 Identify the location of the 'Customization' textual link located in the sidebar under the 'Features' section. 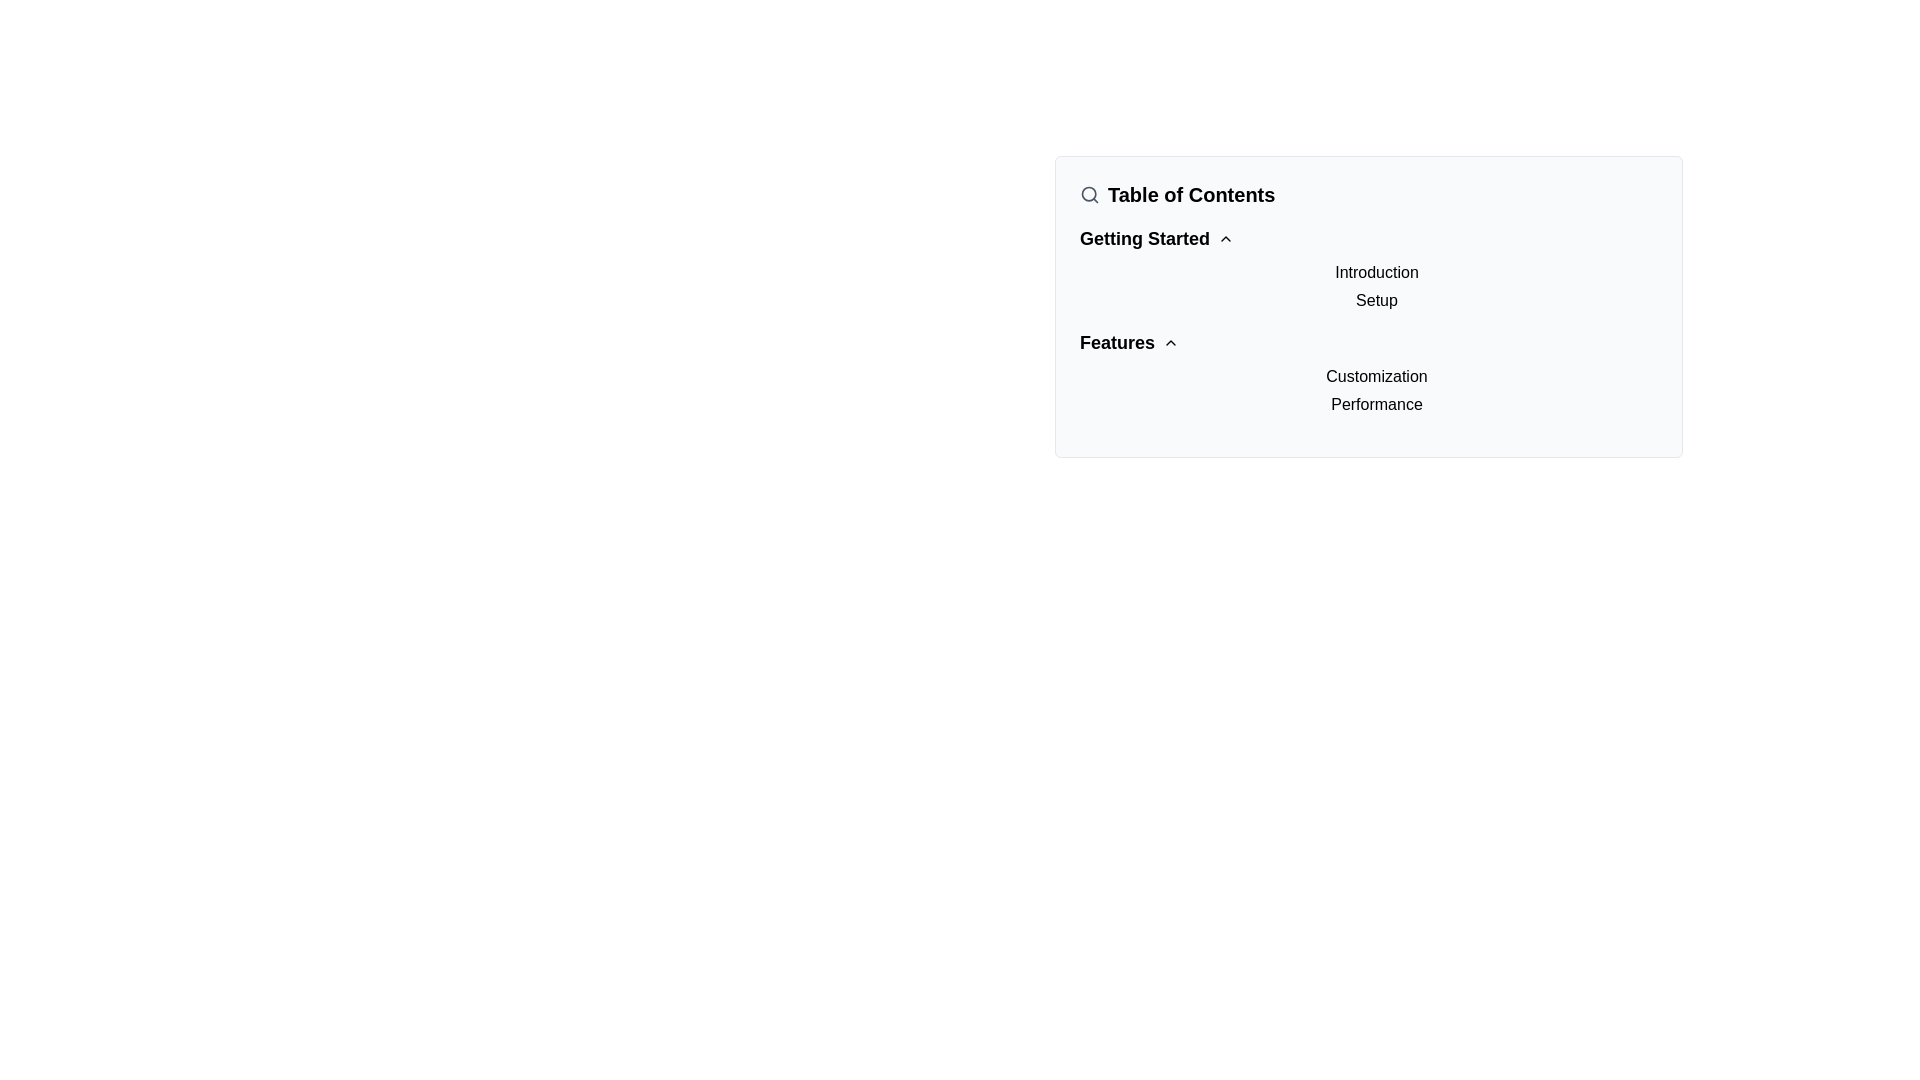
(1376, 377).